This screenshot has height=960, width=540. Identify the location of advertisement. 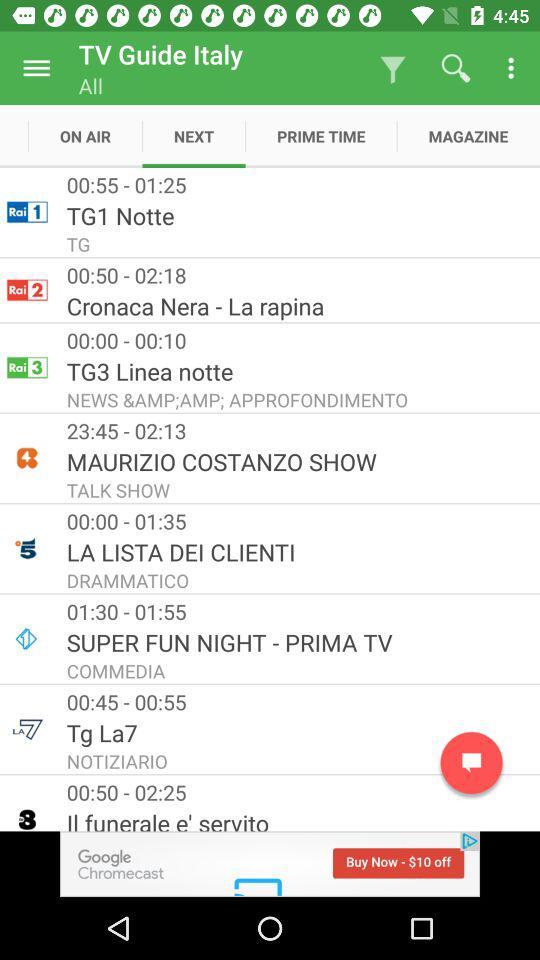
(270, 863).